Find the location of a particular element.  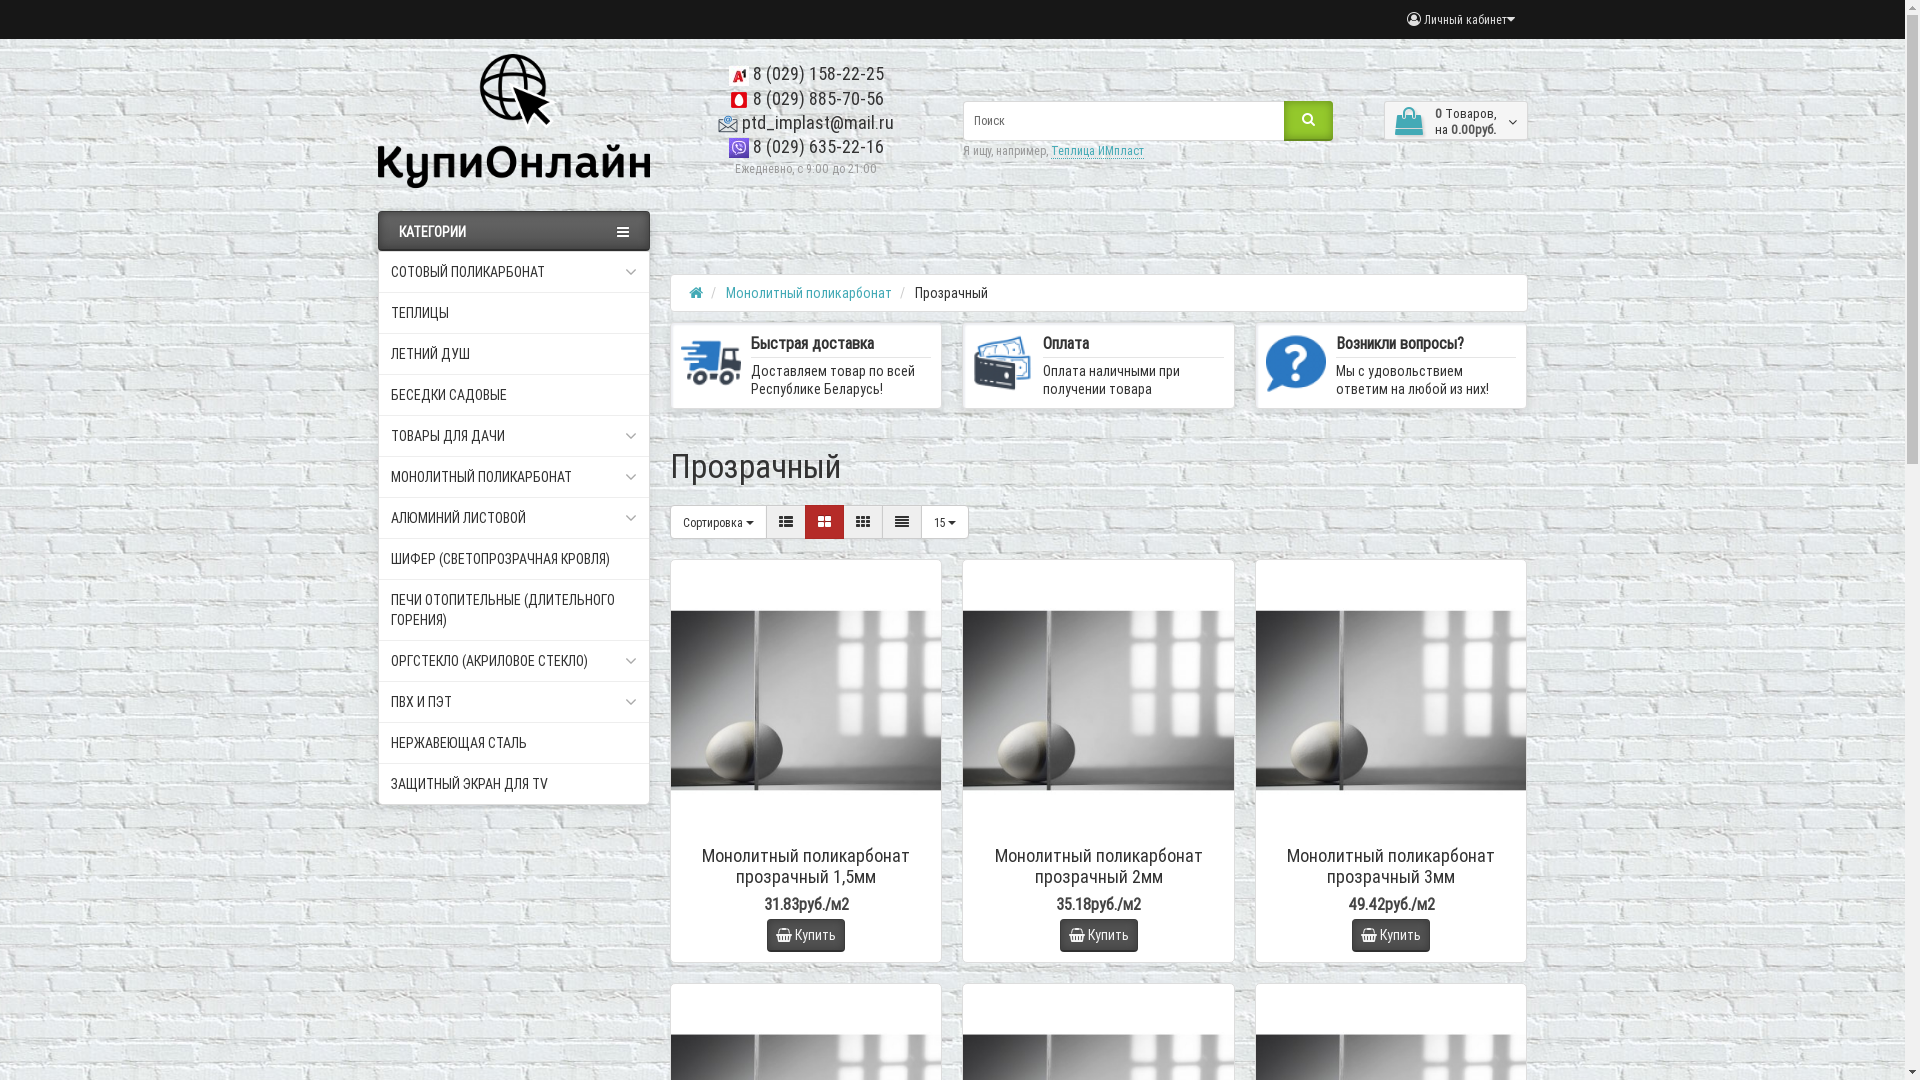

'8 (029) 635-22-16' is located at coordinates (806, 145).